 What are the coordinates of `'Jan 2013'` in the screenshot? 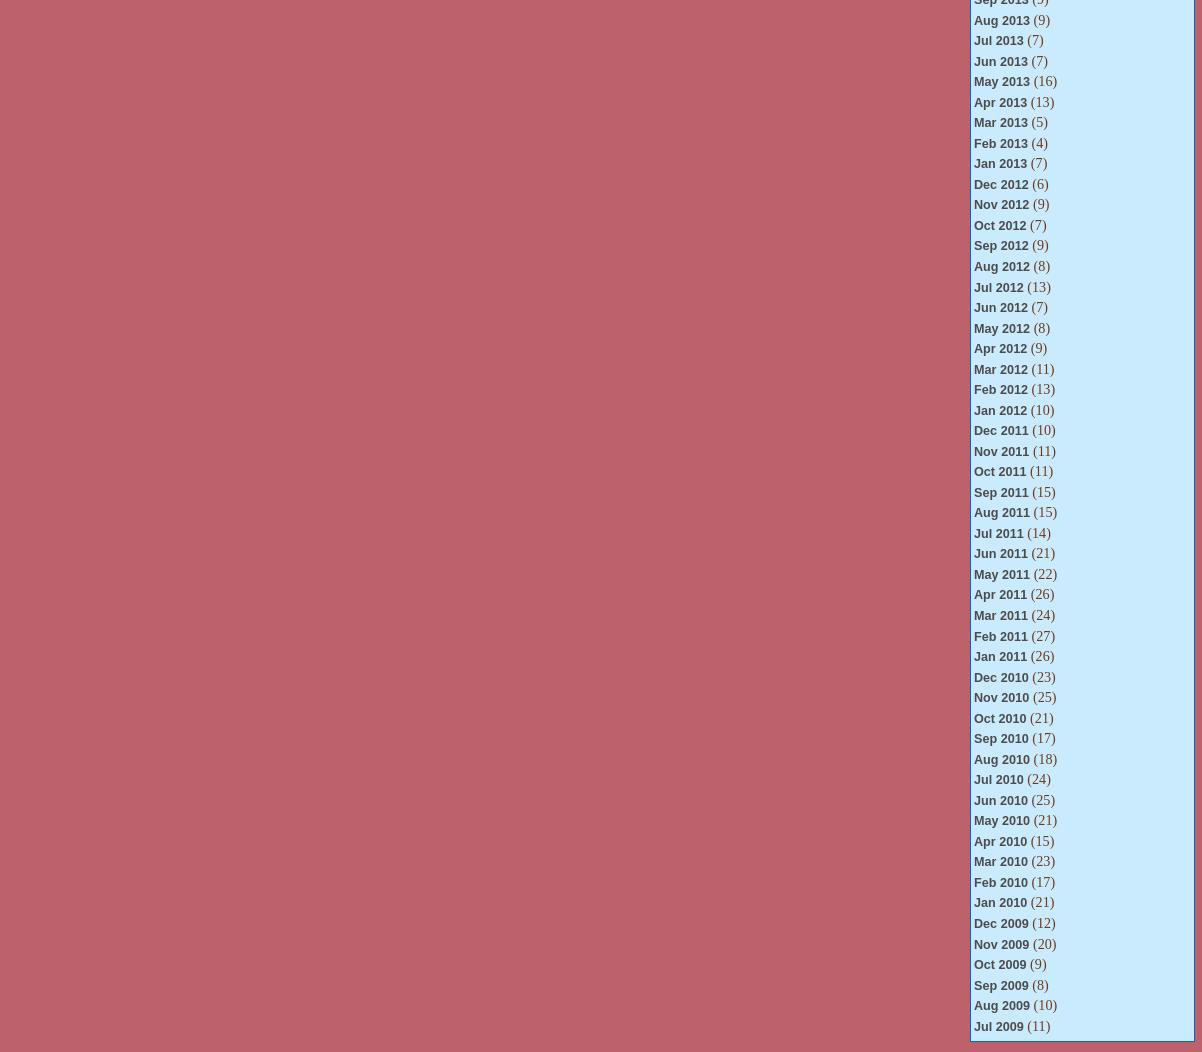 It's located at (972, 163).